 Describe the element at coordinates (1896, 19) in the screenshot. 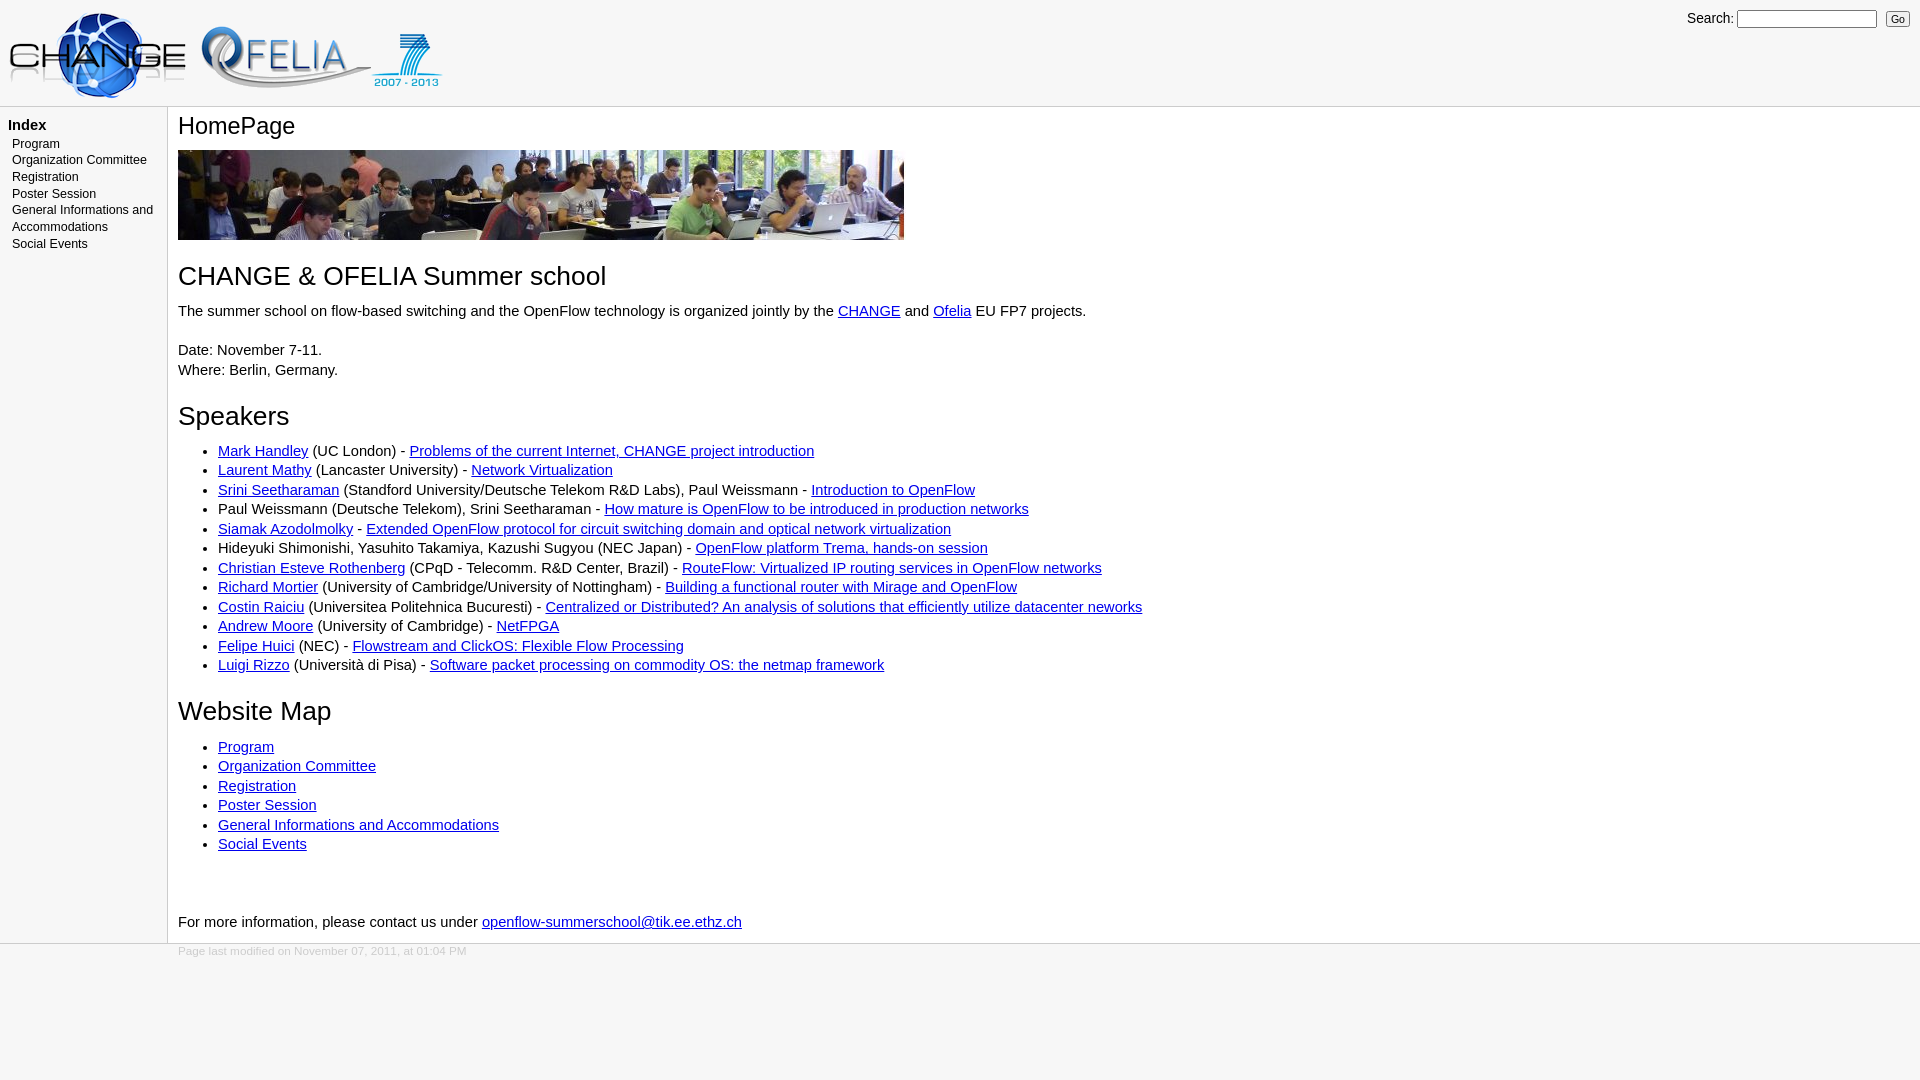

I see `'Go'` at that location.